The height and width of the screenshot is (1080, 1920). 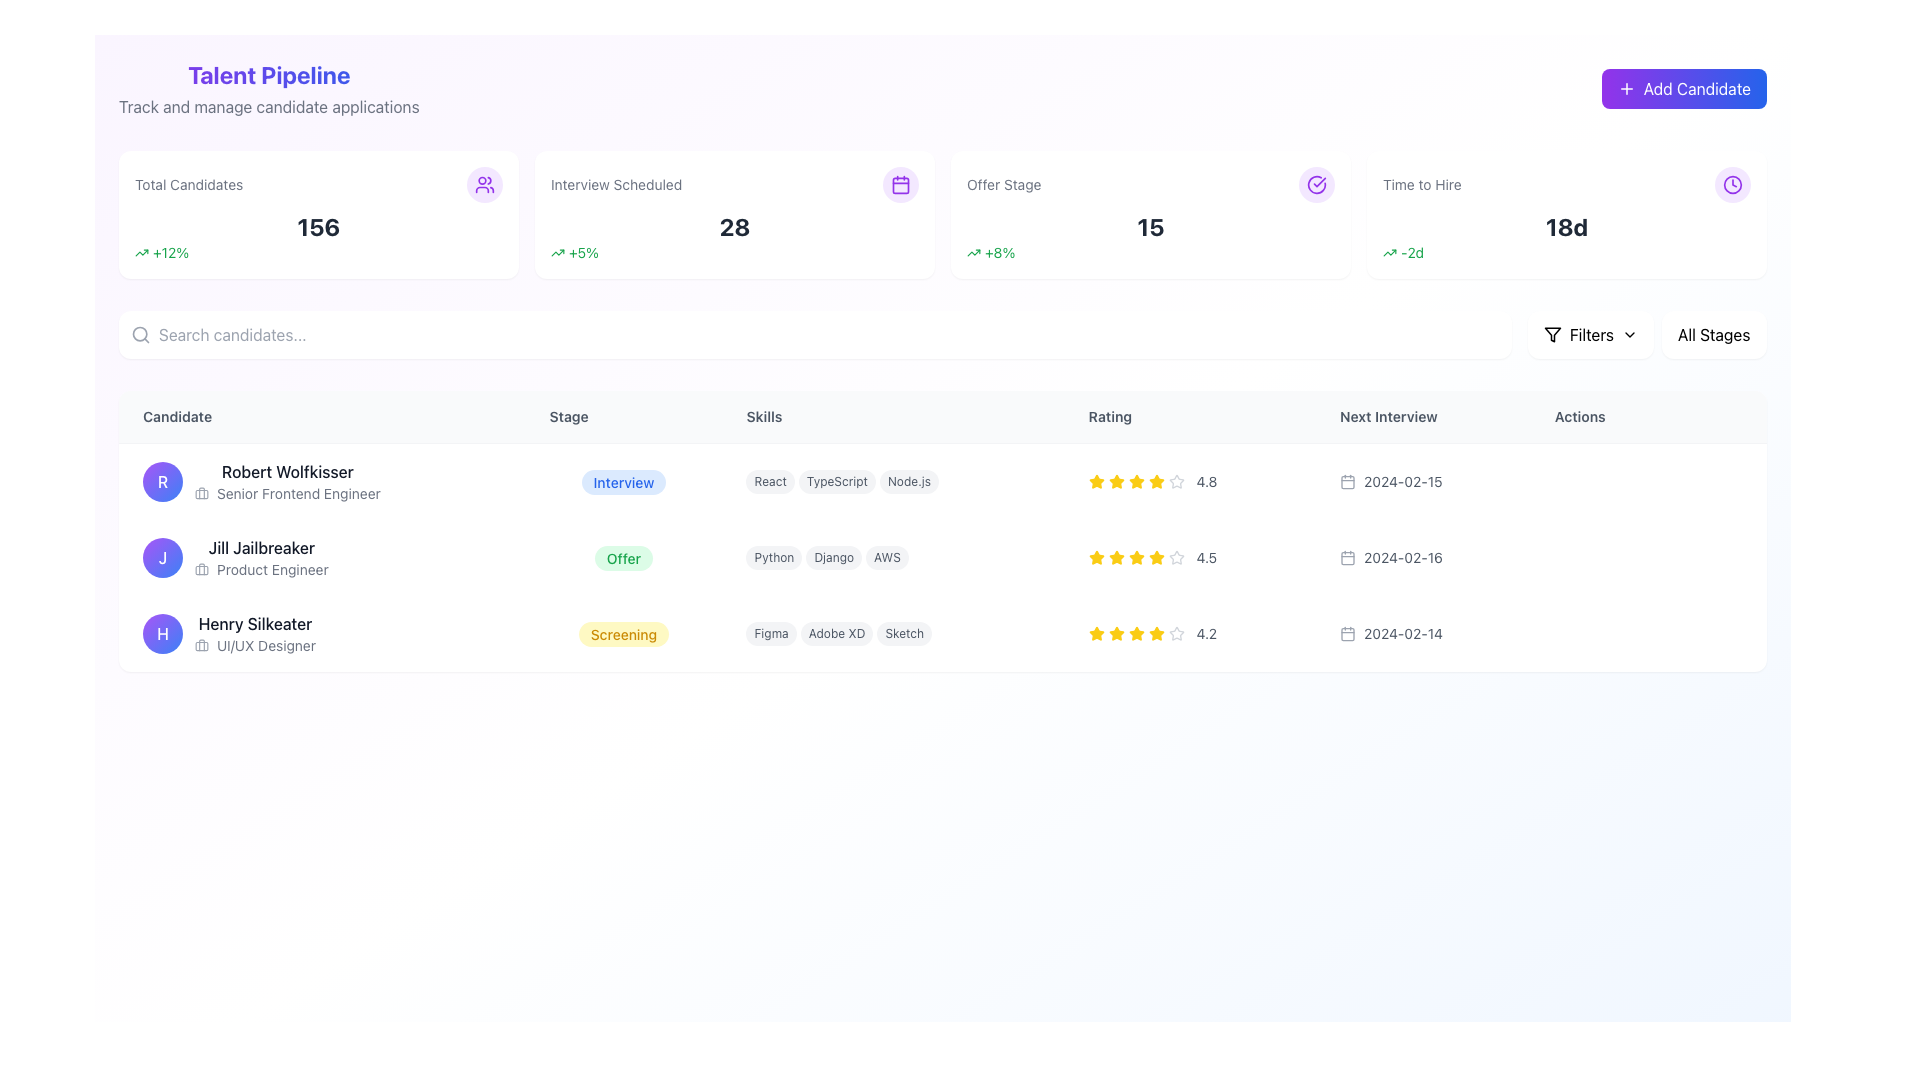 I want to click on the Rating display widget showing a score of '4.8' and five stars, located in the 'Rating' column of the table for 'Robert Wolfkisser', so click(x=1190, y=482).